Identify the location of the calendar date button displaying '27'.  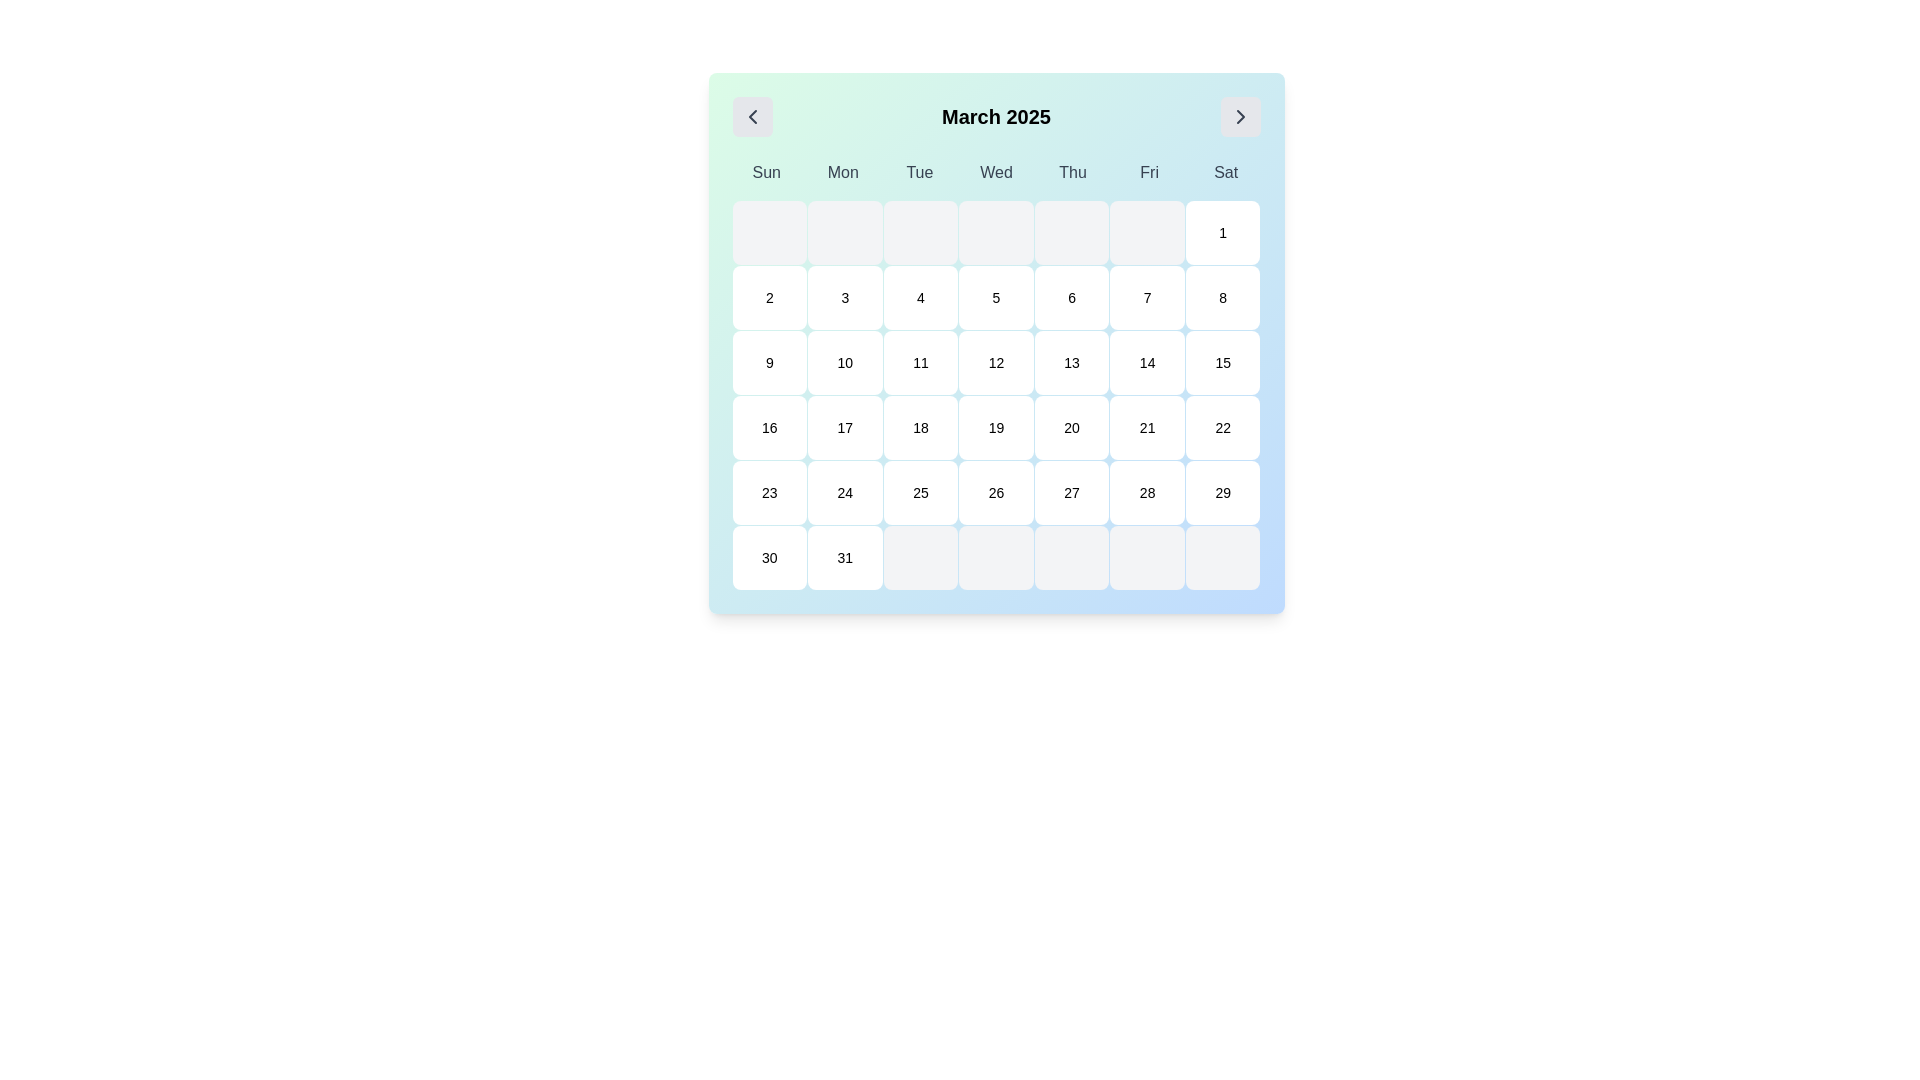
(1071, 493).